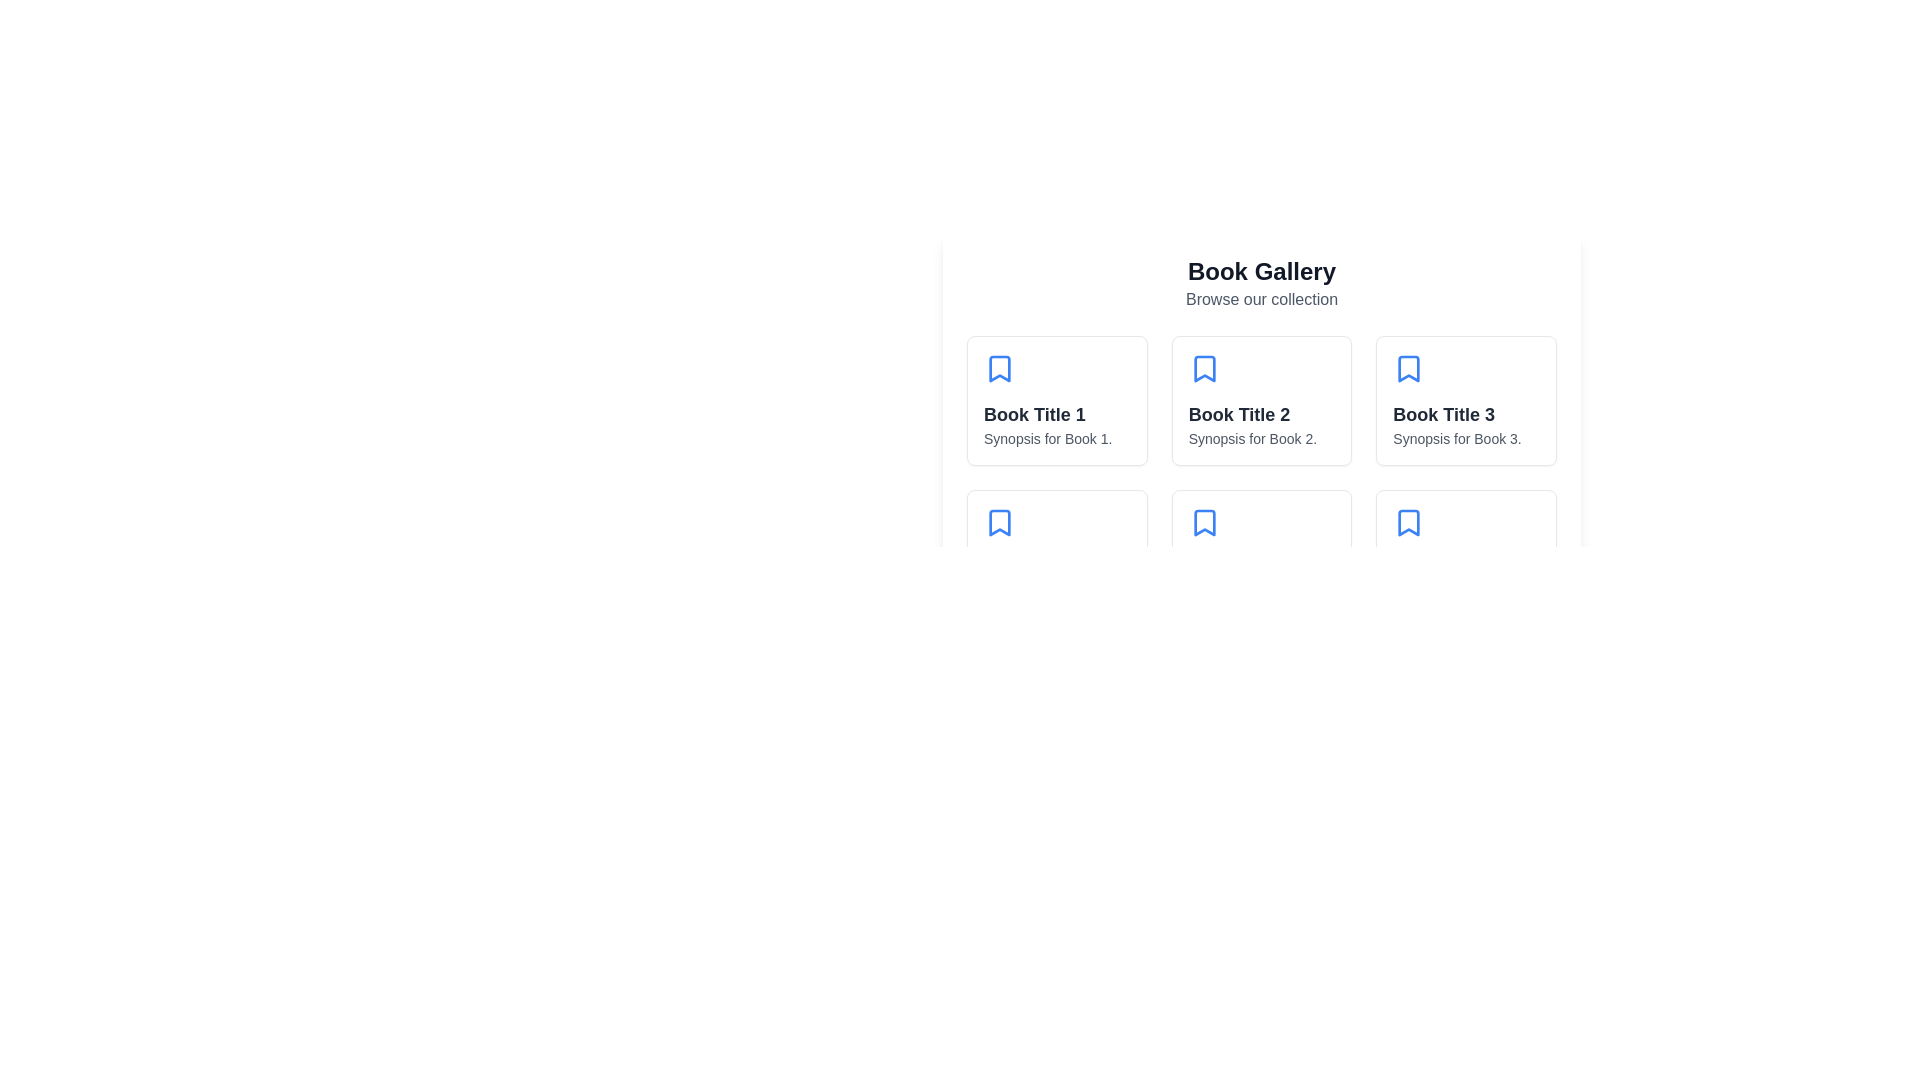  I want to click on the book represented by the second card in the first row of the grid layout, which is positioned between 'Book Title 1' and 'Book Title 3', so click(1261, 401).